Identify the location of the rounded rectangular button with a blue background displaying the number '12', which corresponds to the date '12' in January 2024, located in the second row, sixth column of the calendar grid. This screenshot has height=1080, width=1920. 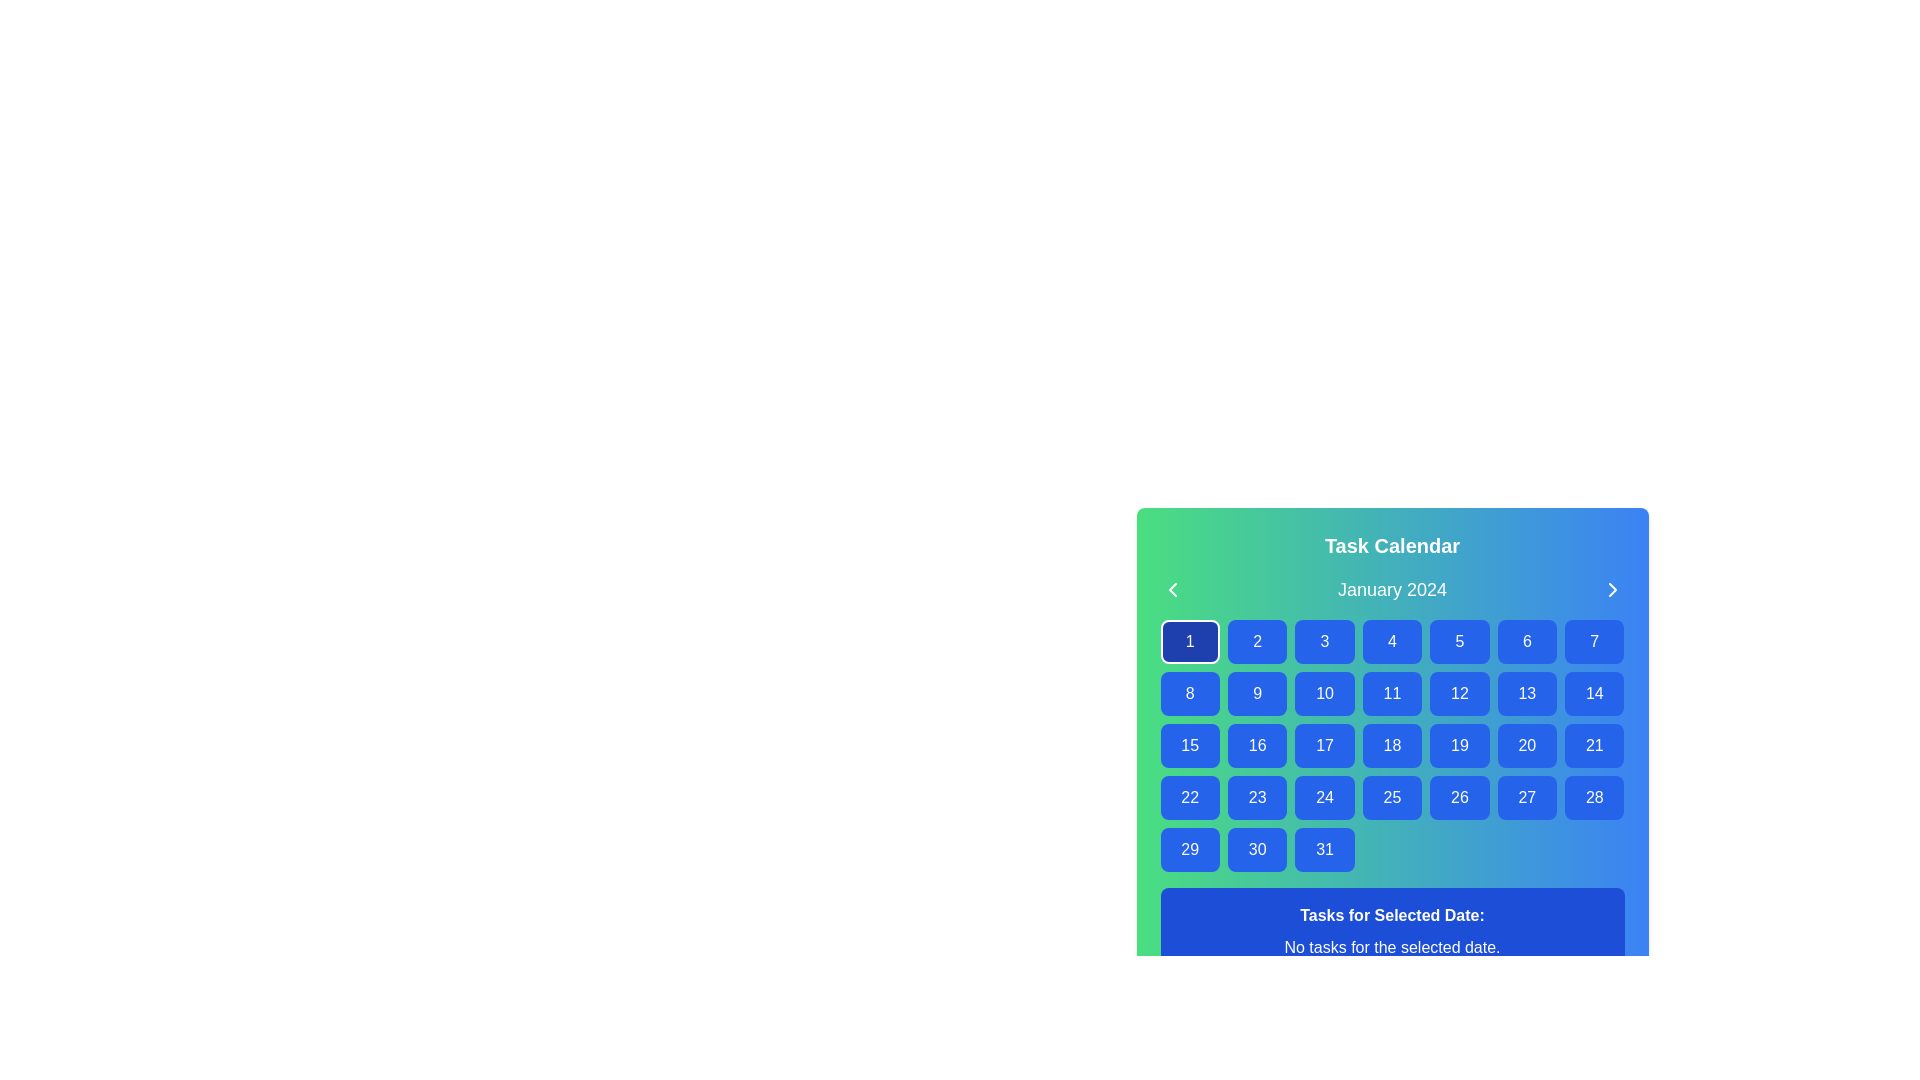
(1459, 693).